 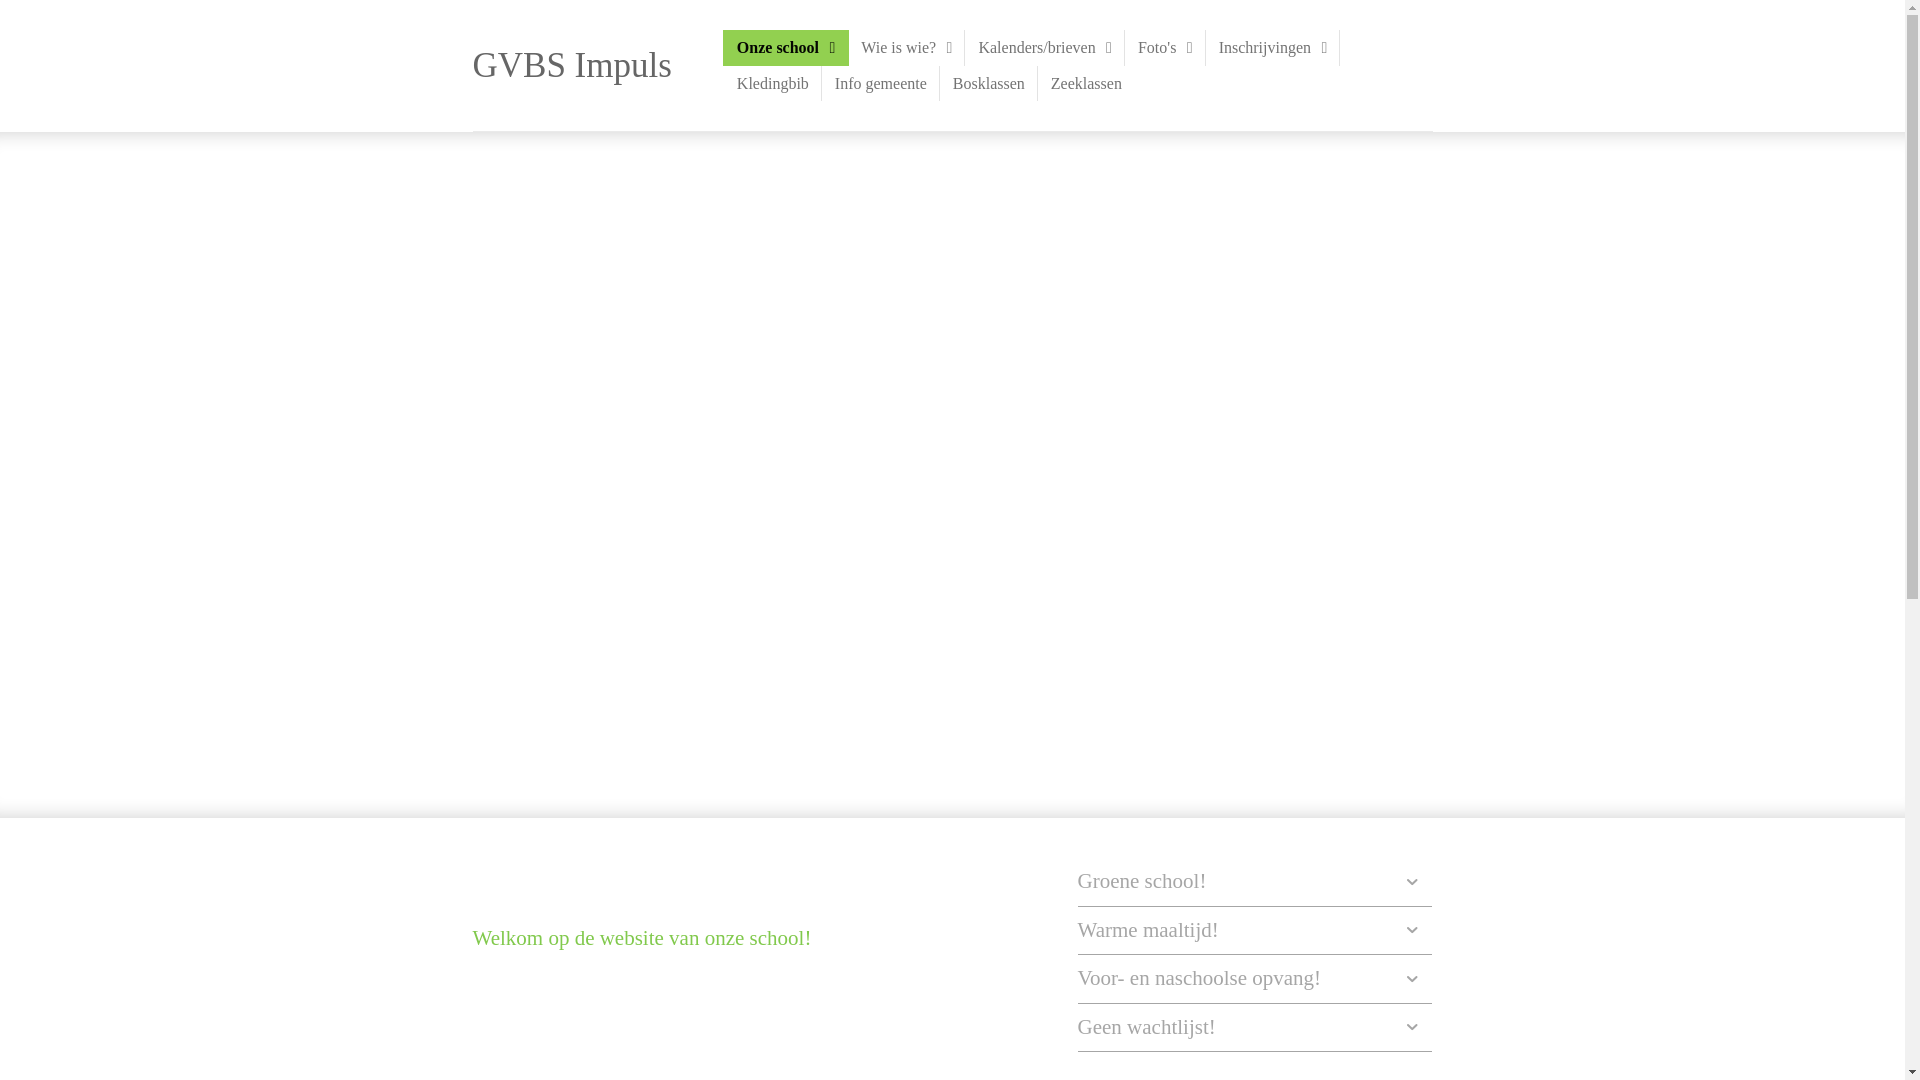 I want to click on 'Onze school', so click(x=785, y=46).